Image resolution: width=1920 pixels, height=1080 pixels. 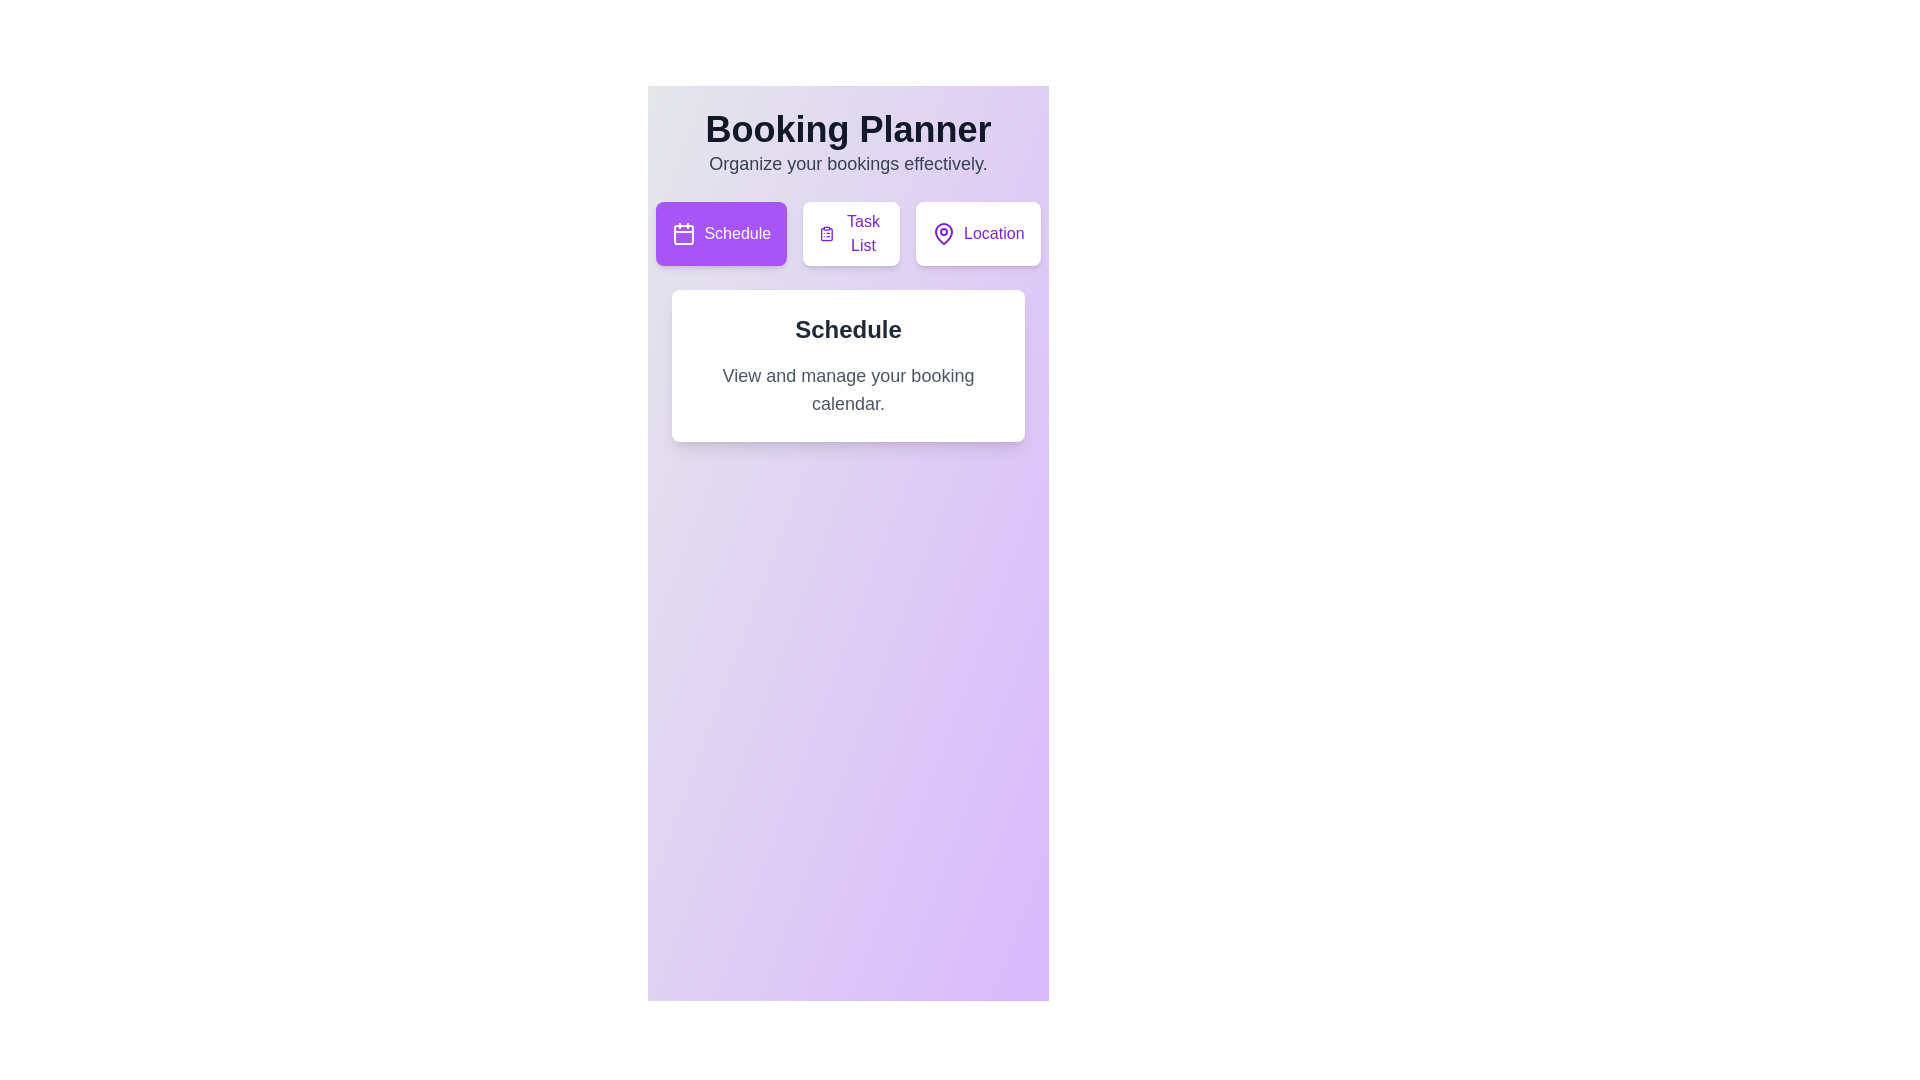 I want to click on the Task List button to switch to the corresponding tab, so click(x=851, y=233).